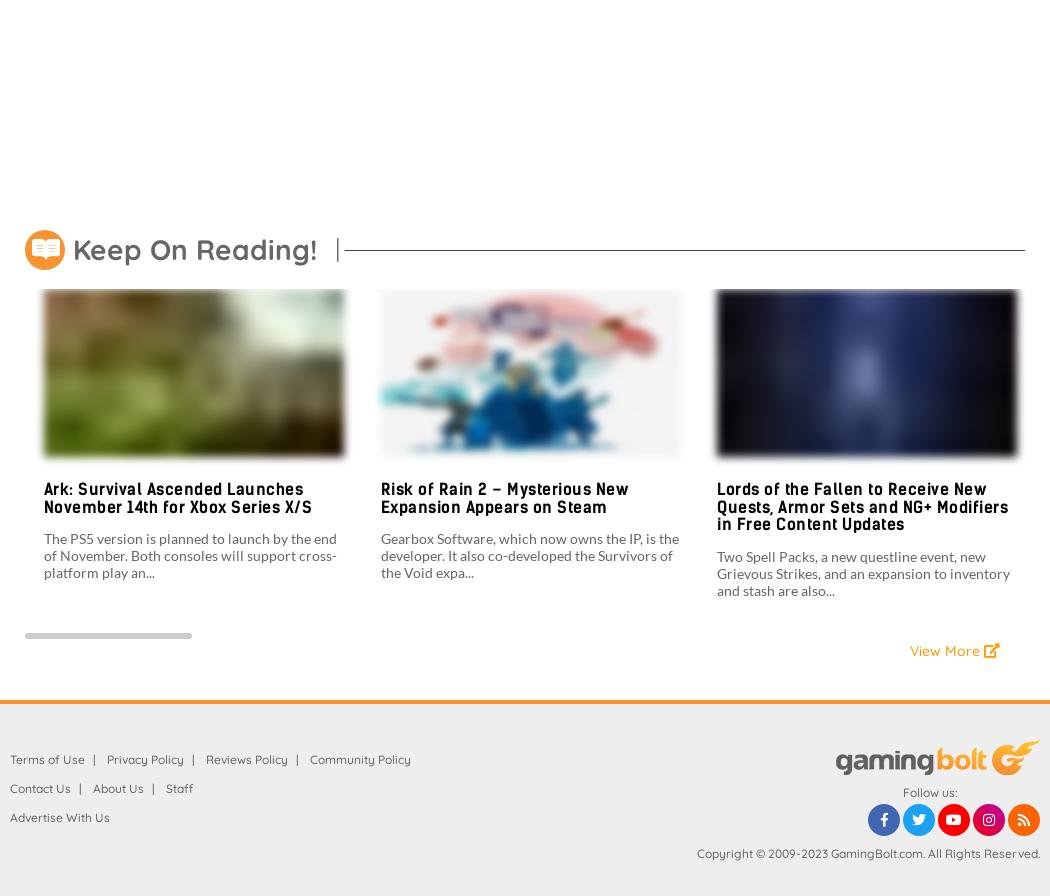 The image size is (1050, 896). I want to click on 'Terms of Use', so click(46, 758).